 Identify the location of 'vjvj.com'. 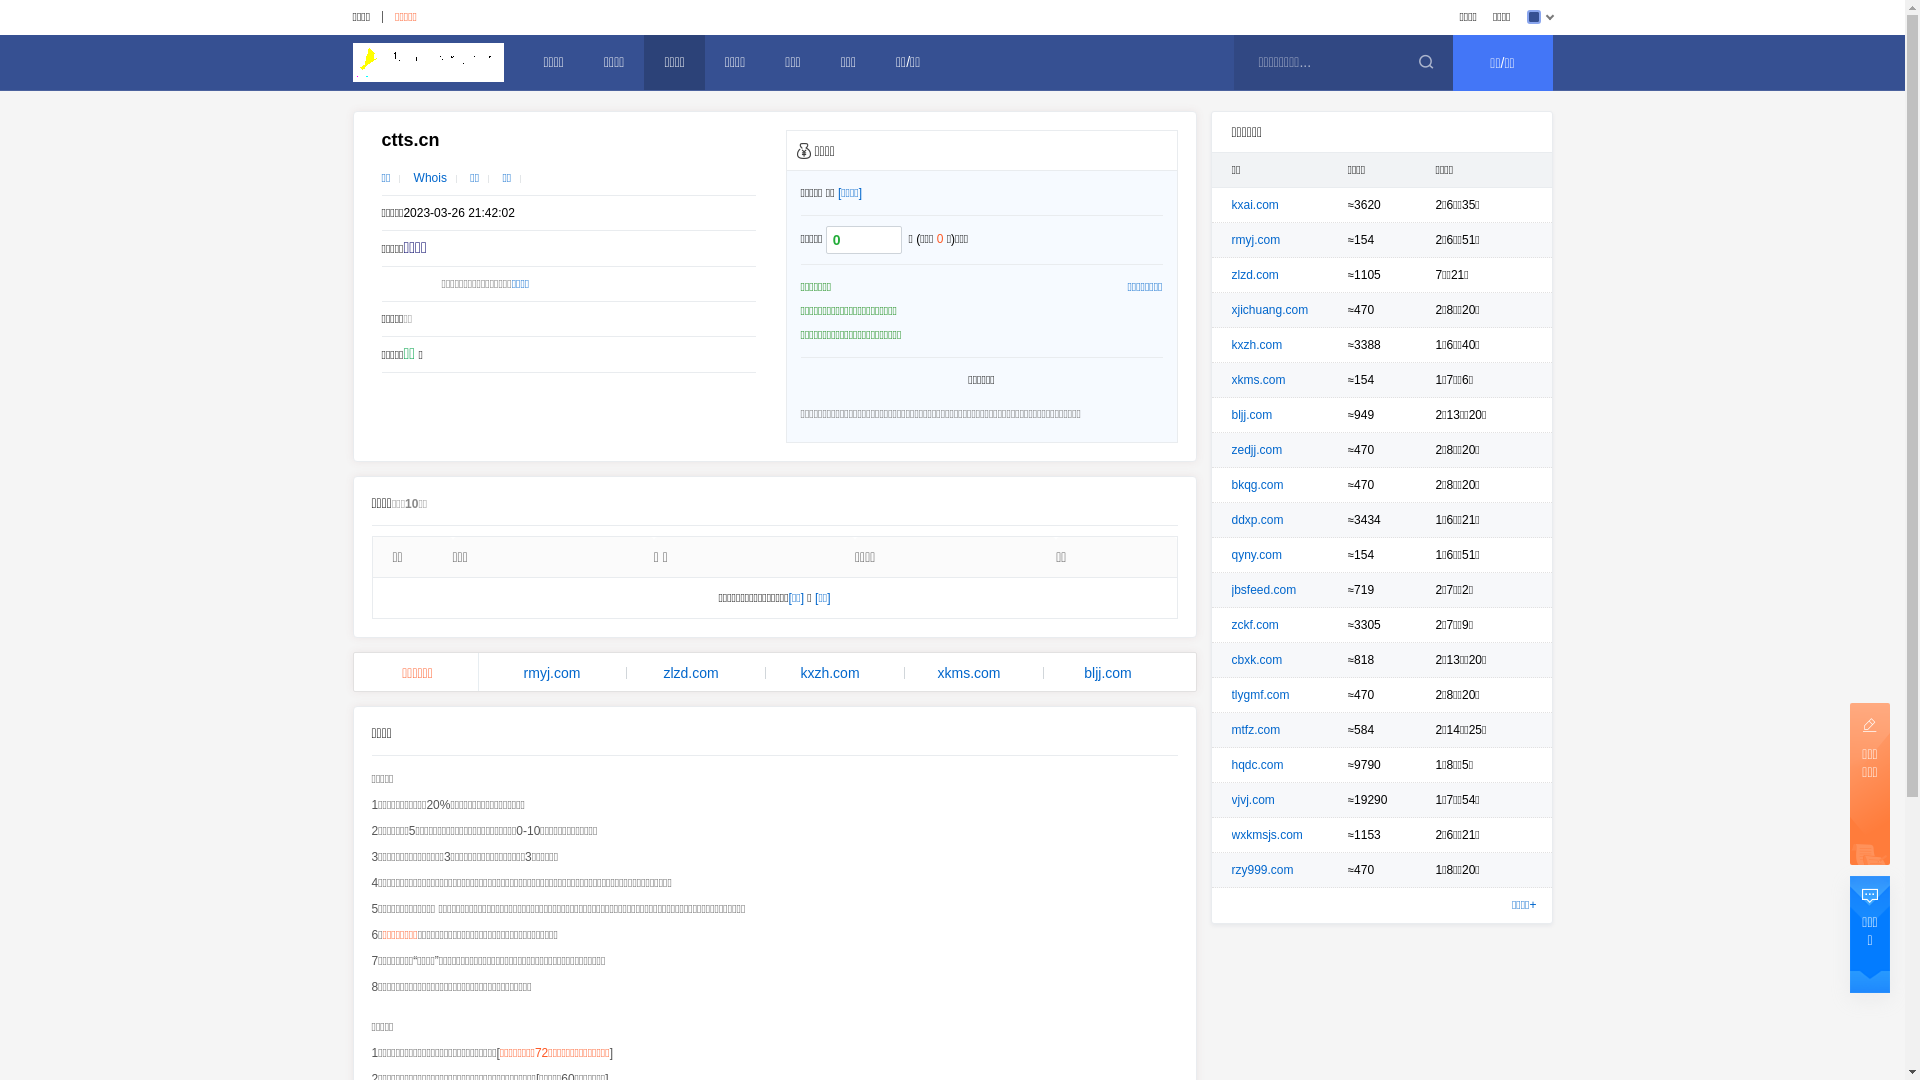
(1231, 798).